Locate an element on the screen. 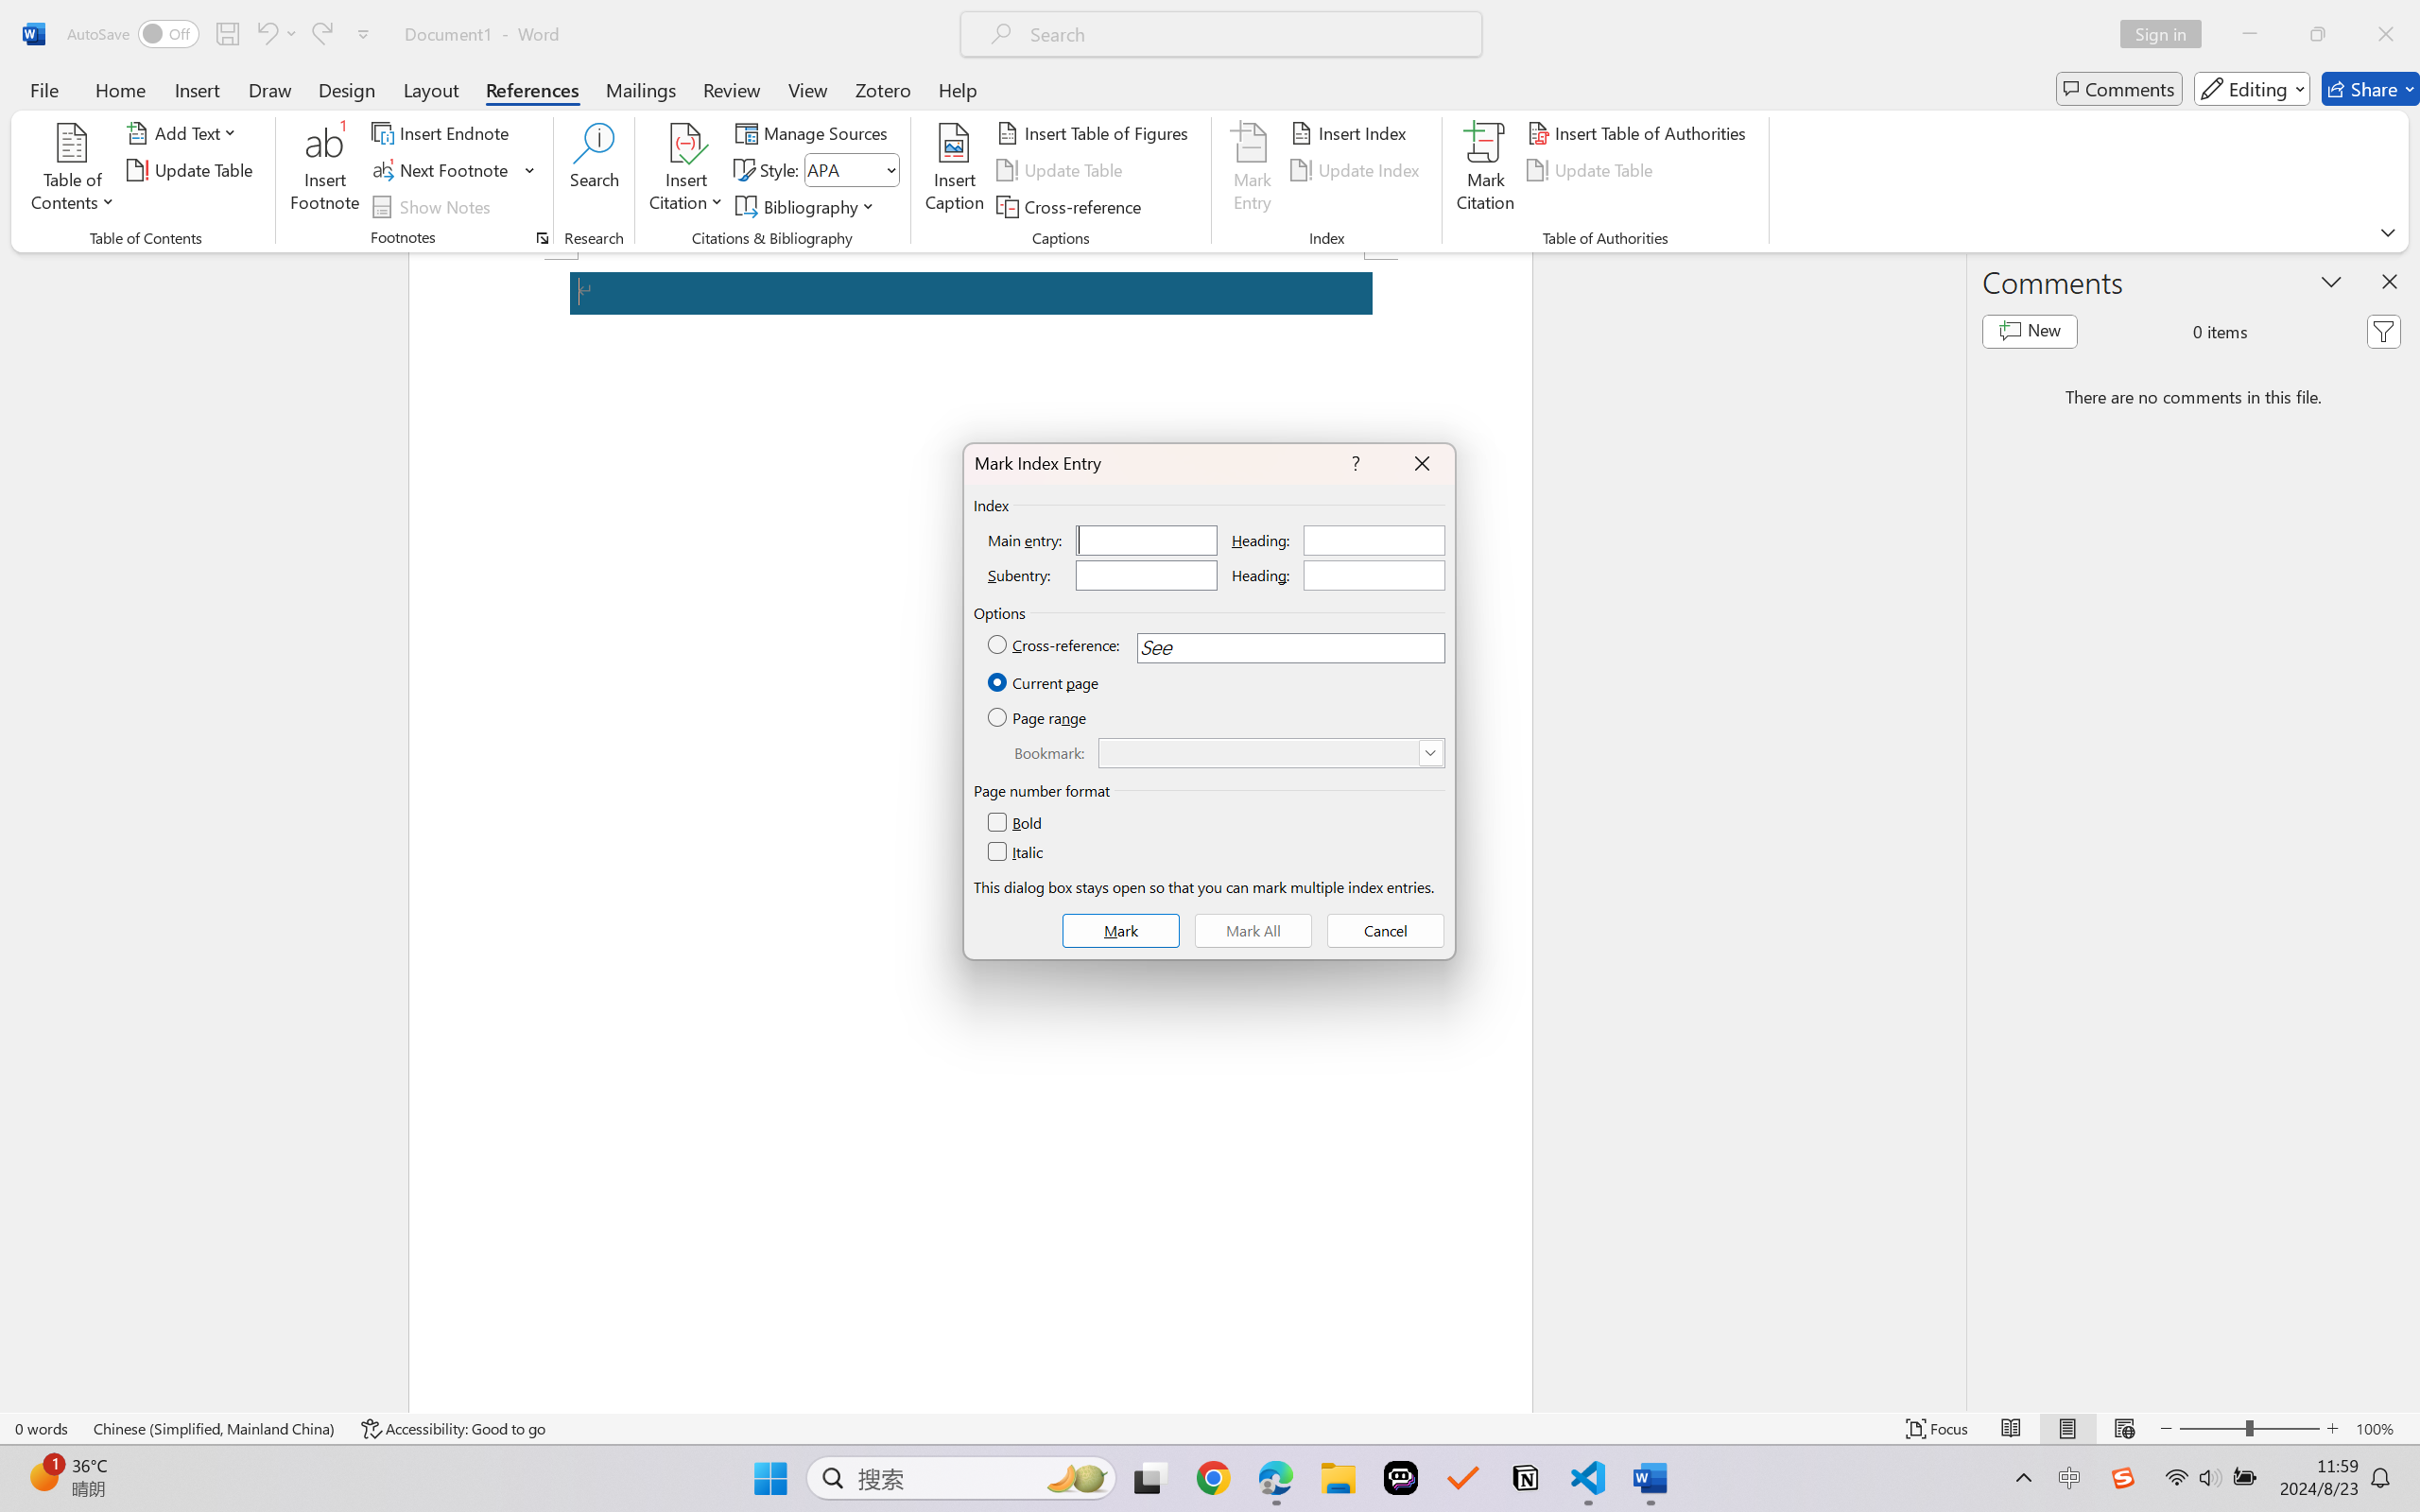  'Editing' is located at coordinates (2253, 88).